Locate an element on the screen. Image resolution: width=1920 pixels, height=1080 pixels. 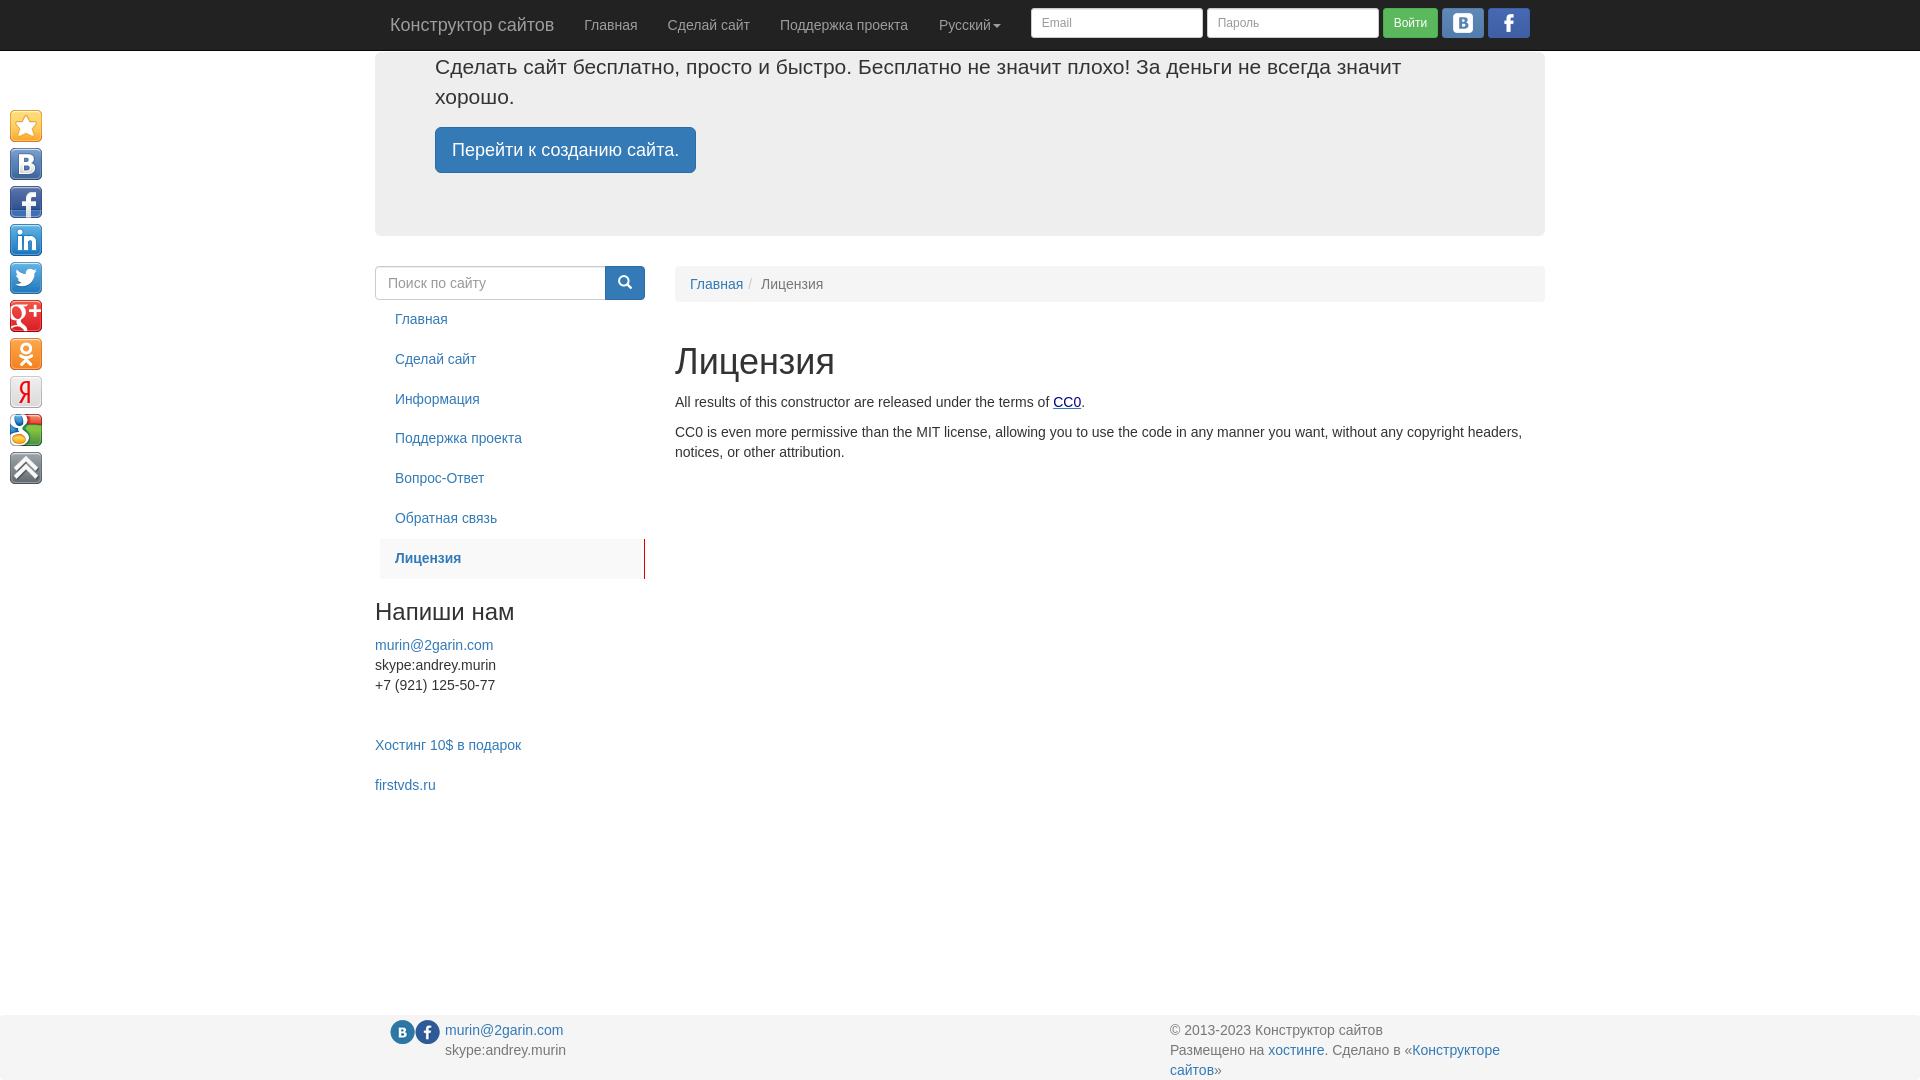
'firstvds.ru' is located at coordinates (404, 784).